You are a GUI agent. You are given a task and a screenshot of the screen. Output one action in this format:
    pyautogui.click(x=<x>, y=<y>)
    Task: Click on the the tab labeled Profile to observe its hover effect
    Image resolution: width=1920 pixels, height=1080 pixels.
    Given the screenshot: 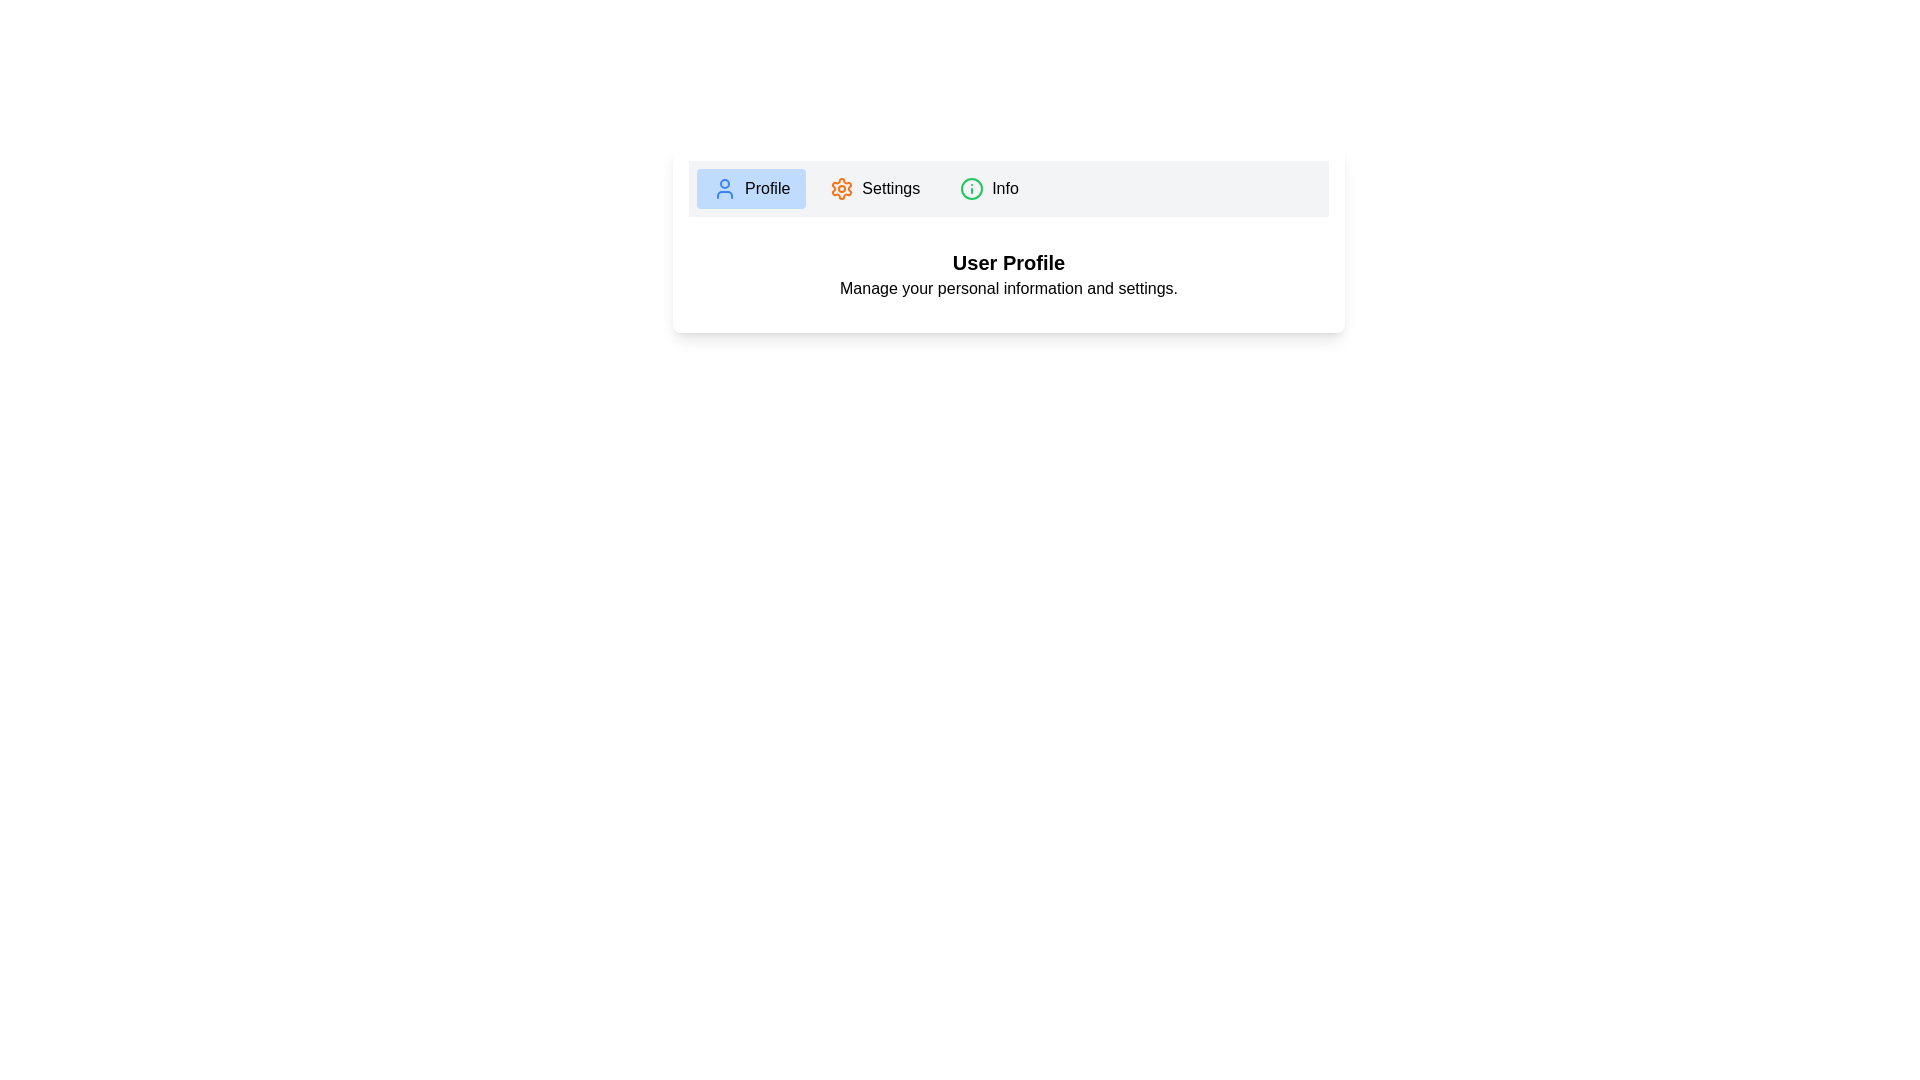 What is the action you would take?
    pyautogui.click(x=750, y=189)
    